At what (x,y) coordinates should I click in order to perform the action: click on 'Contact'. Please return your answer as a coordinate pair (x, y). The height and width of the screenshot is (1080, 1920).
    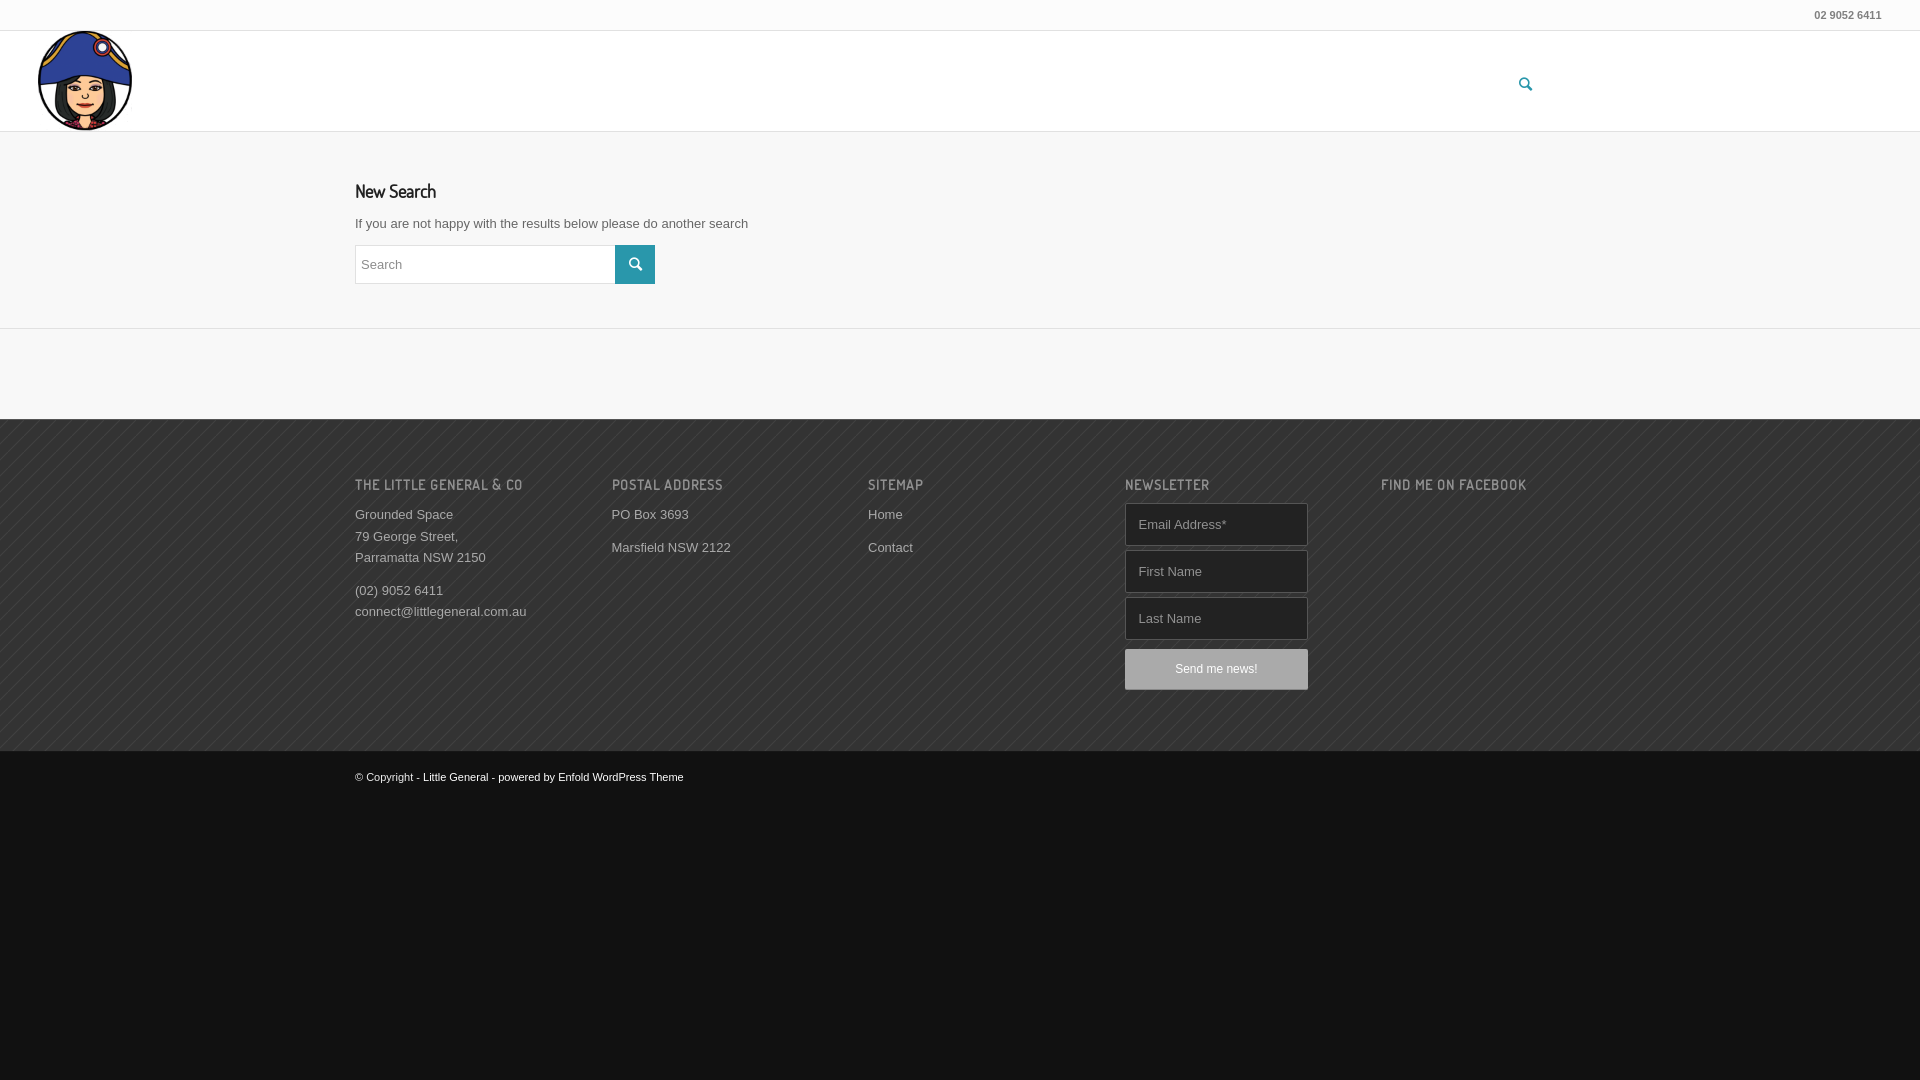
    Looking at the image, I should click on (889, 547).